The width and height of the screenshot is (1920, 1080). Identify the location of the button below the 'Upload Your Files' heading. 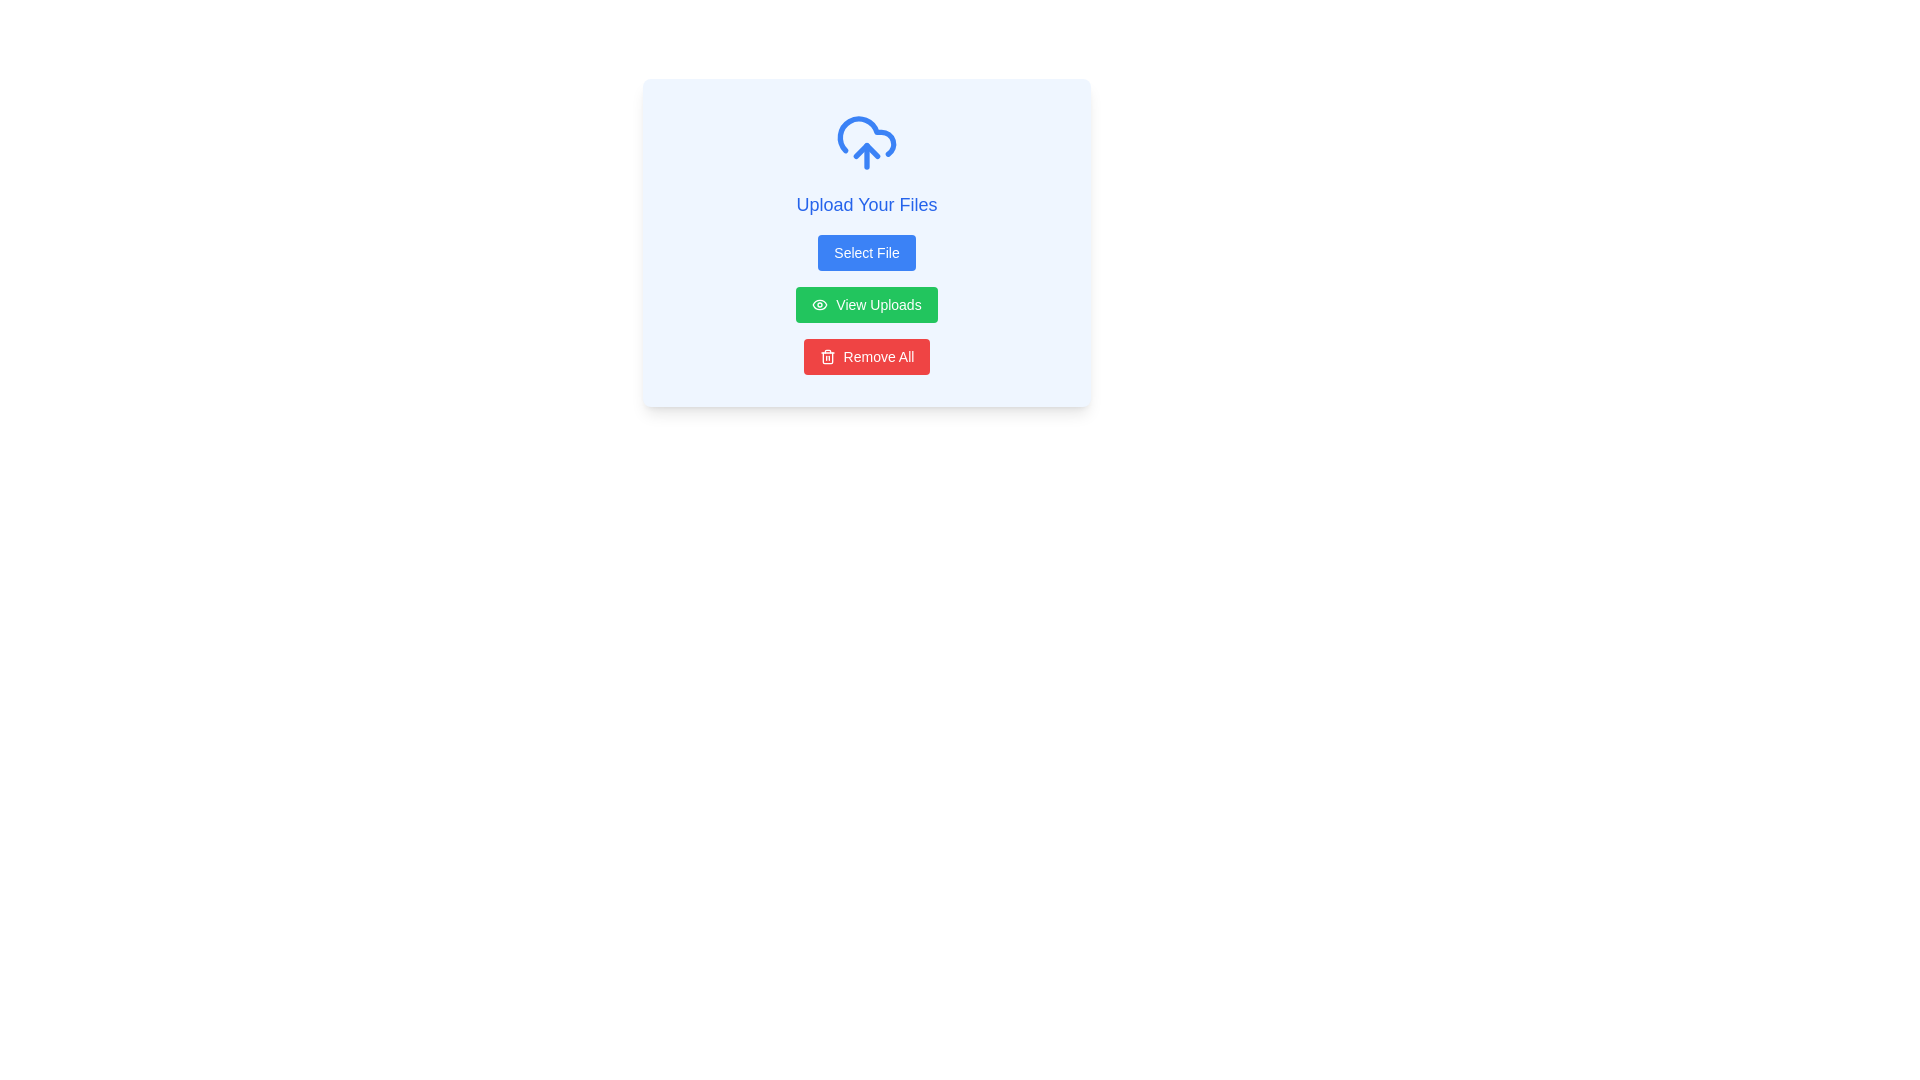
(867, 252).